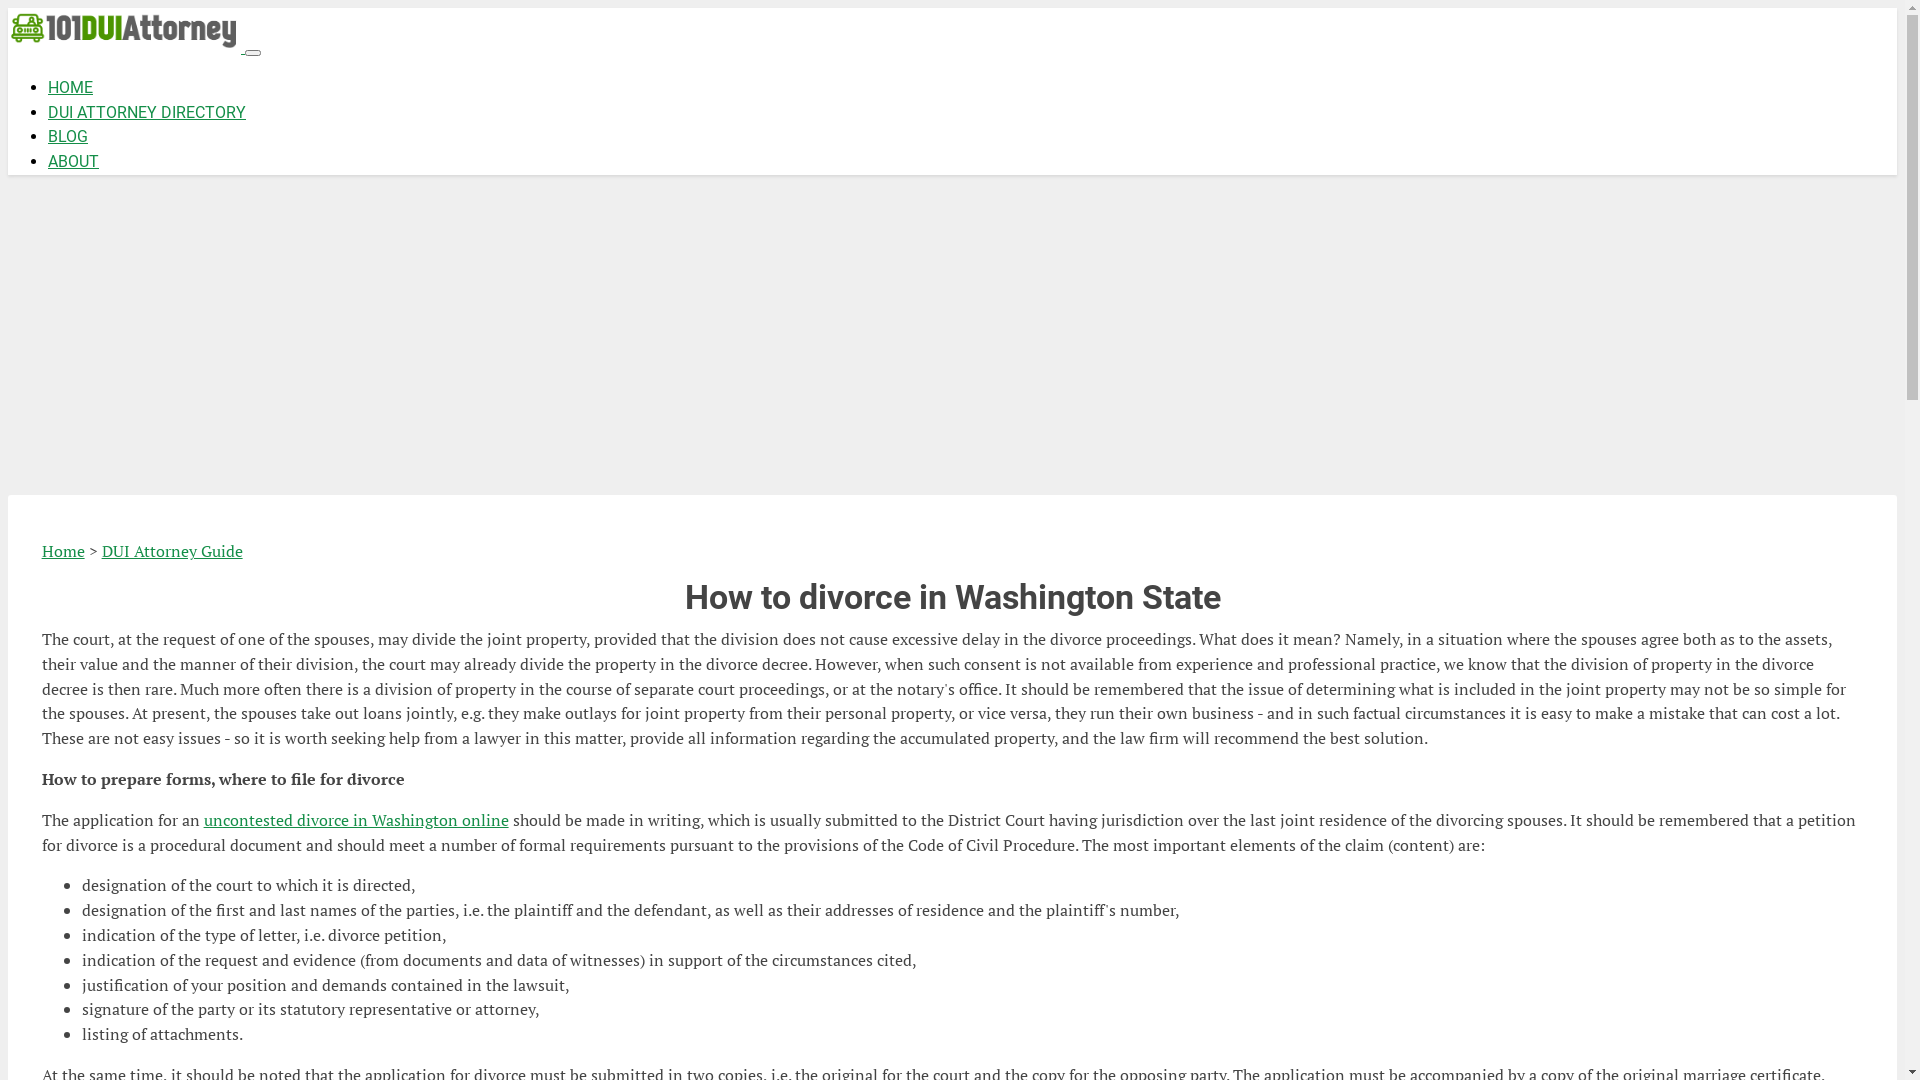 This screenshot has height=1080, width=1920. What do you see at coordinates (203, 820) in the screenshot?
I see `'uncontested divorce in Washington online'` at bounding box center [203, 820].